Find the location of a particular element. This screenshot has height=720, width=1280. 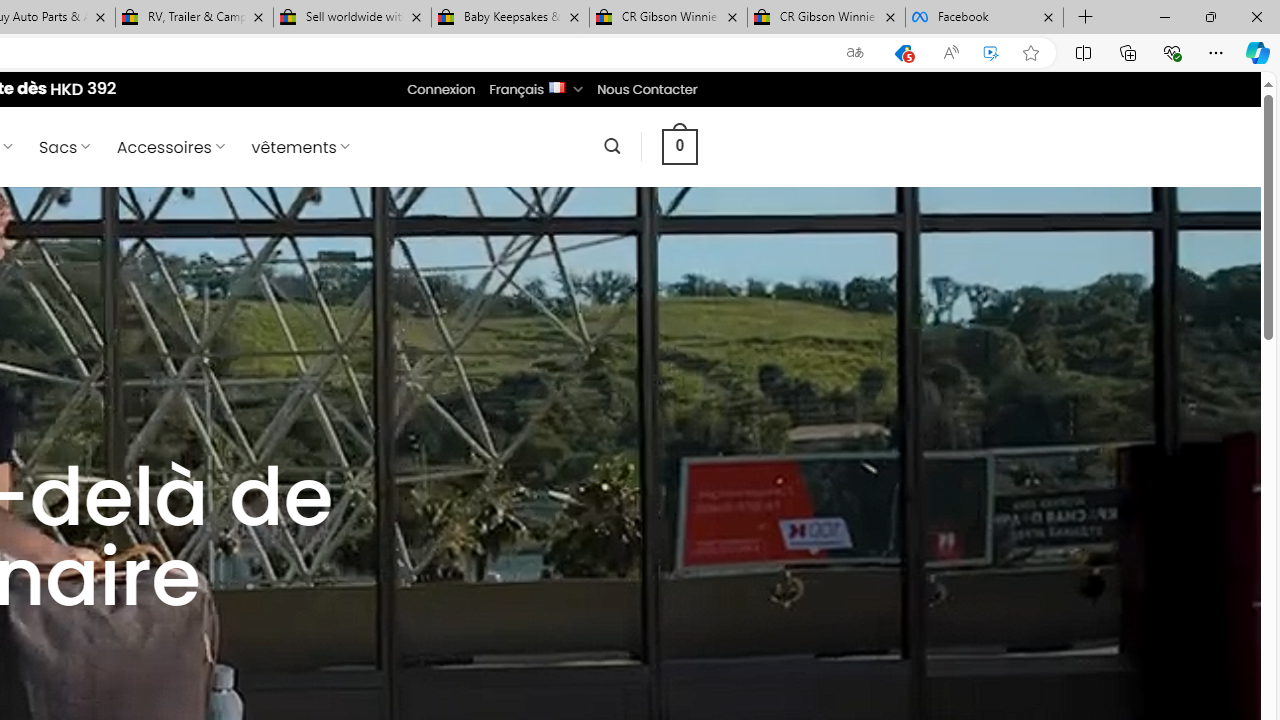

'Nous Contacter' is located at coordinates (647, 88).